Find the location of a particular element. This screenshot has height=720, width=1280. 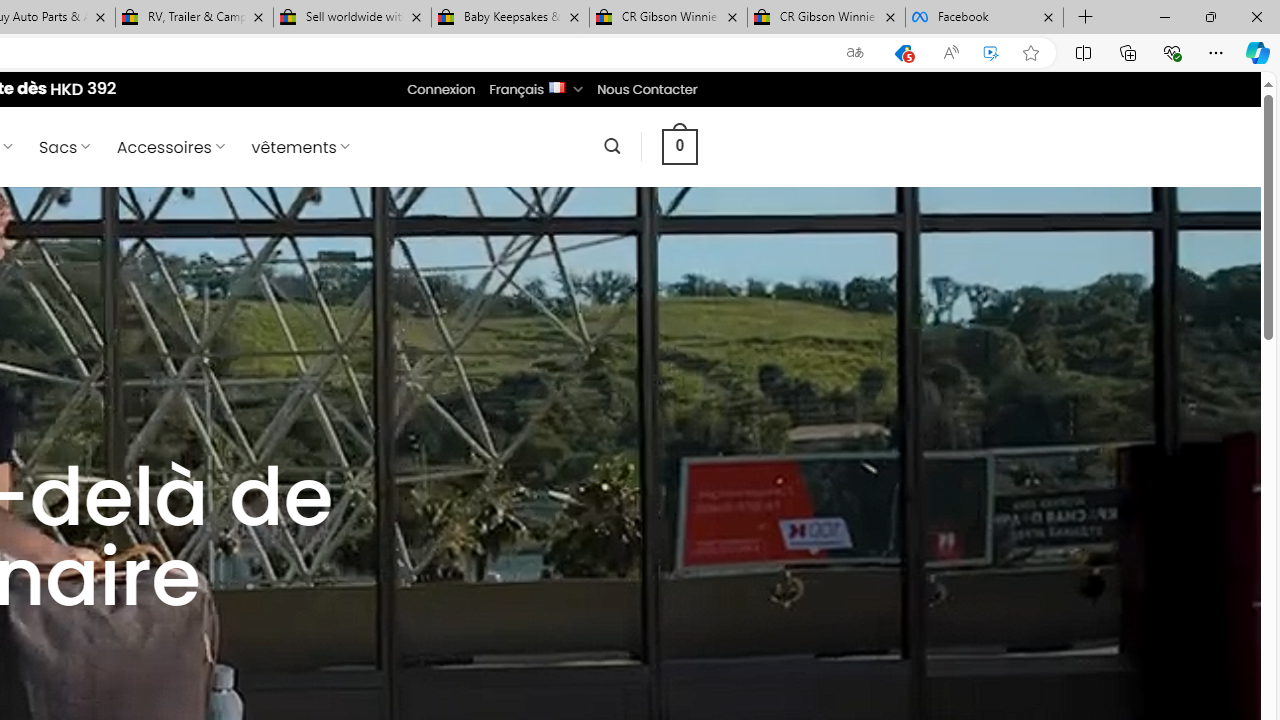

'Nous Contacter' is located at coordinates (647, 88).